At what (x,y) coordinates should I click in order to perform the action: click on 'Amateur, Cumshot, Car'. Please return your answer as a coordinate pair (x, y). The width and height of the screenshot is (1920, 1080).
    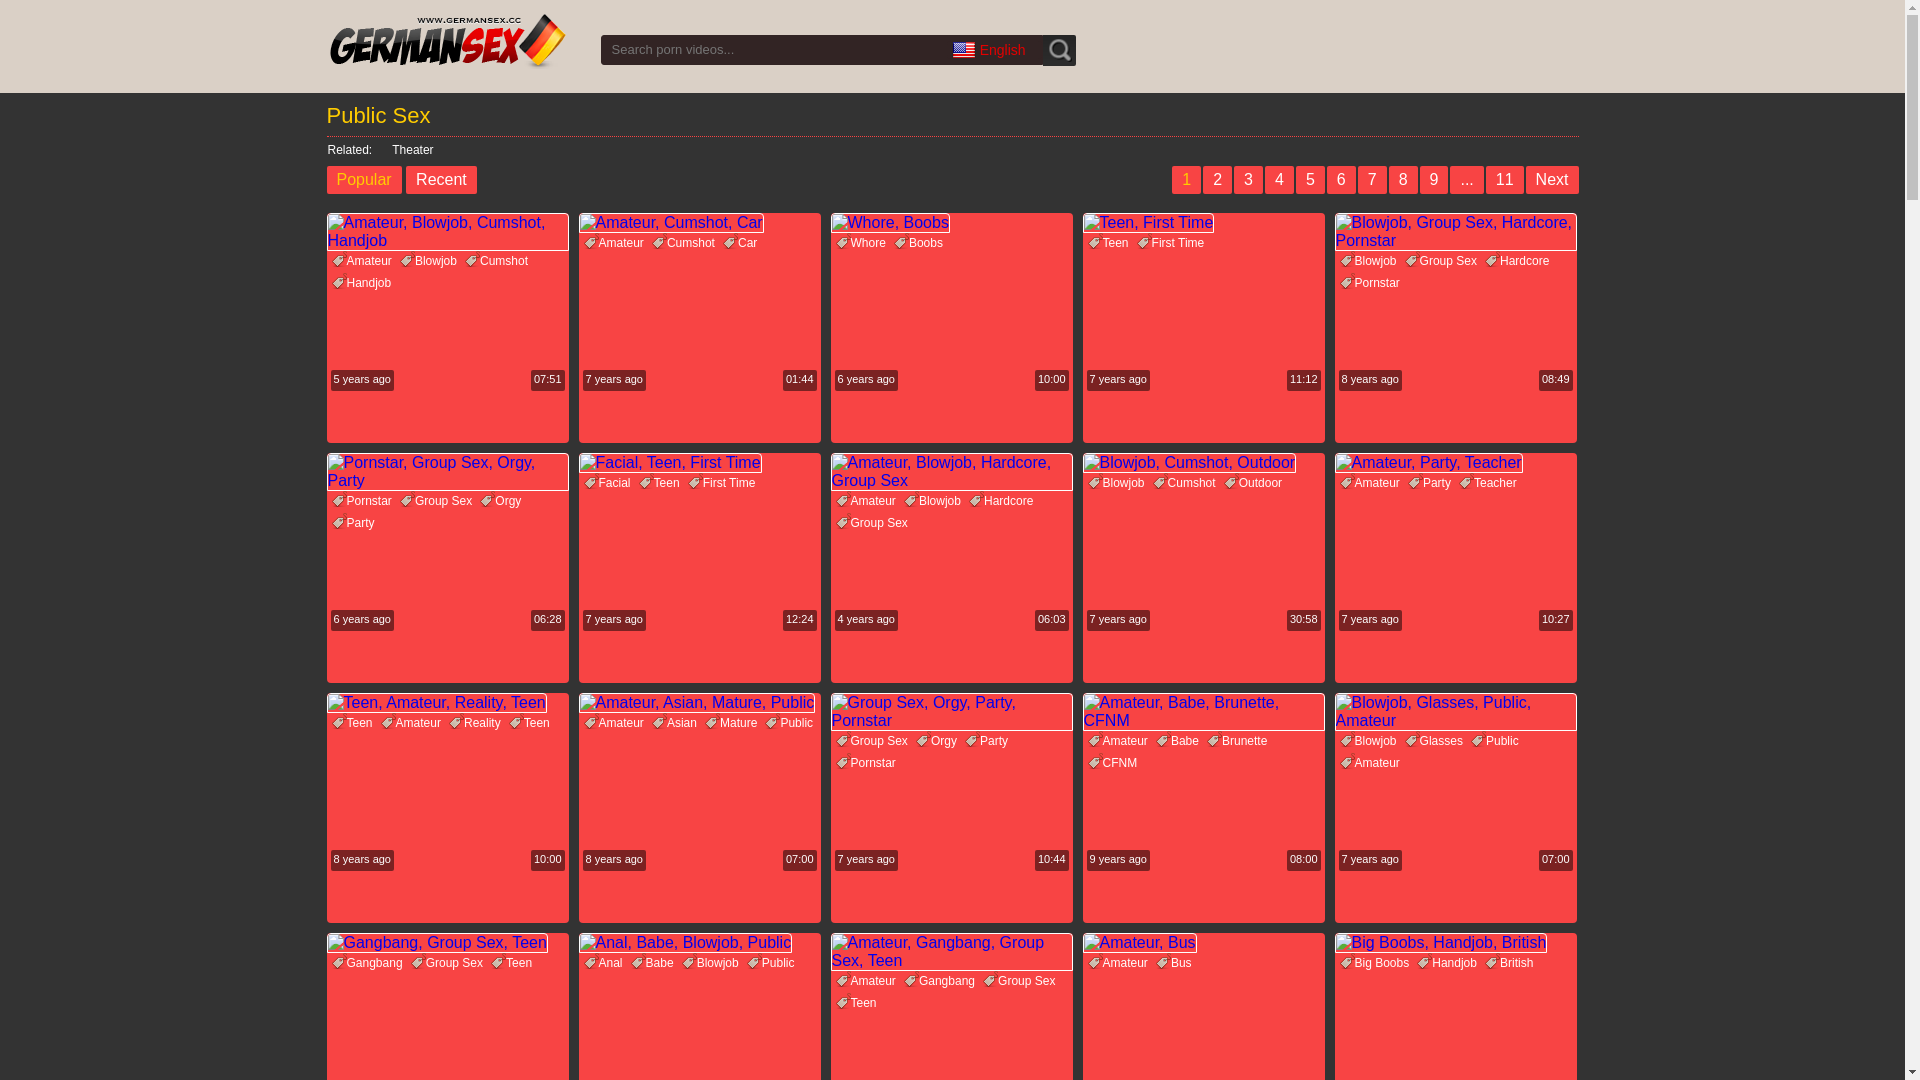
    Looking at the image, I should click on (699, 223).